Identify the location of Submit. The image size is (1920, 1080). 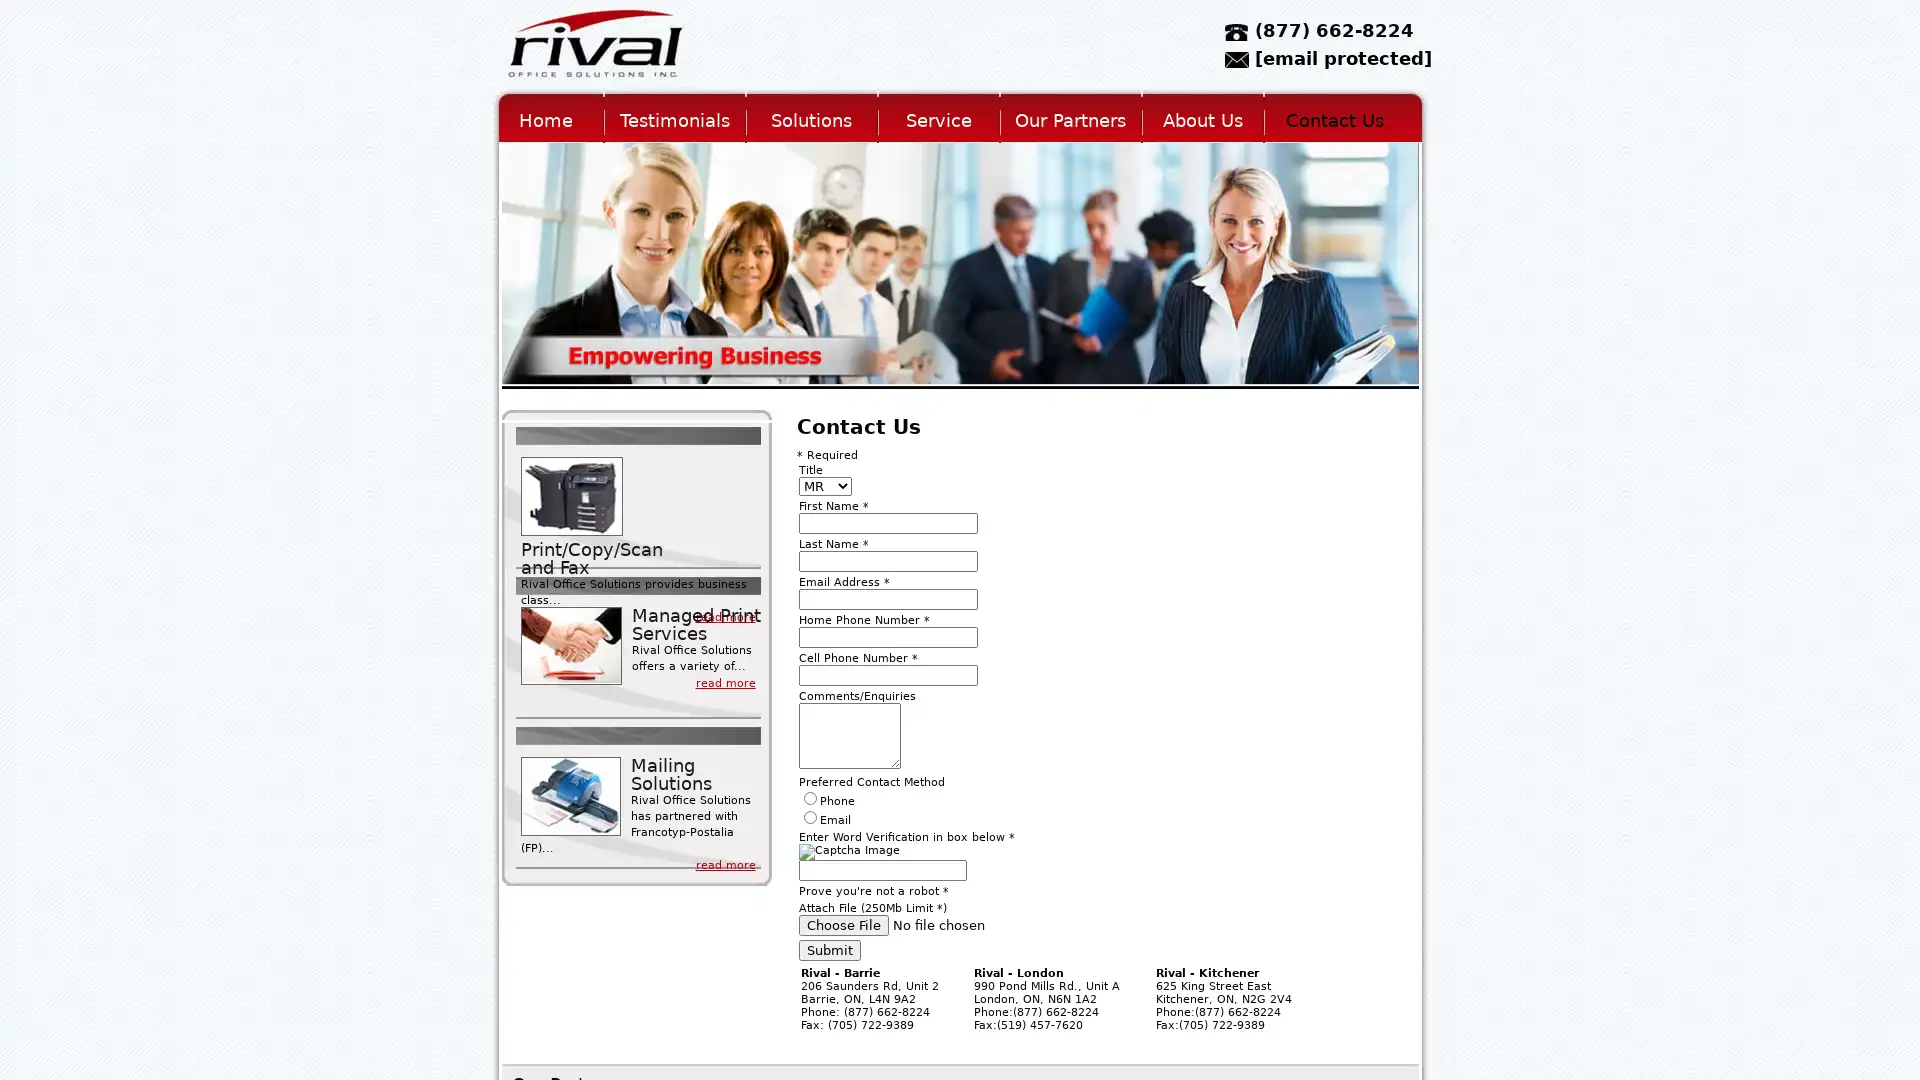
(829, 949).